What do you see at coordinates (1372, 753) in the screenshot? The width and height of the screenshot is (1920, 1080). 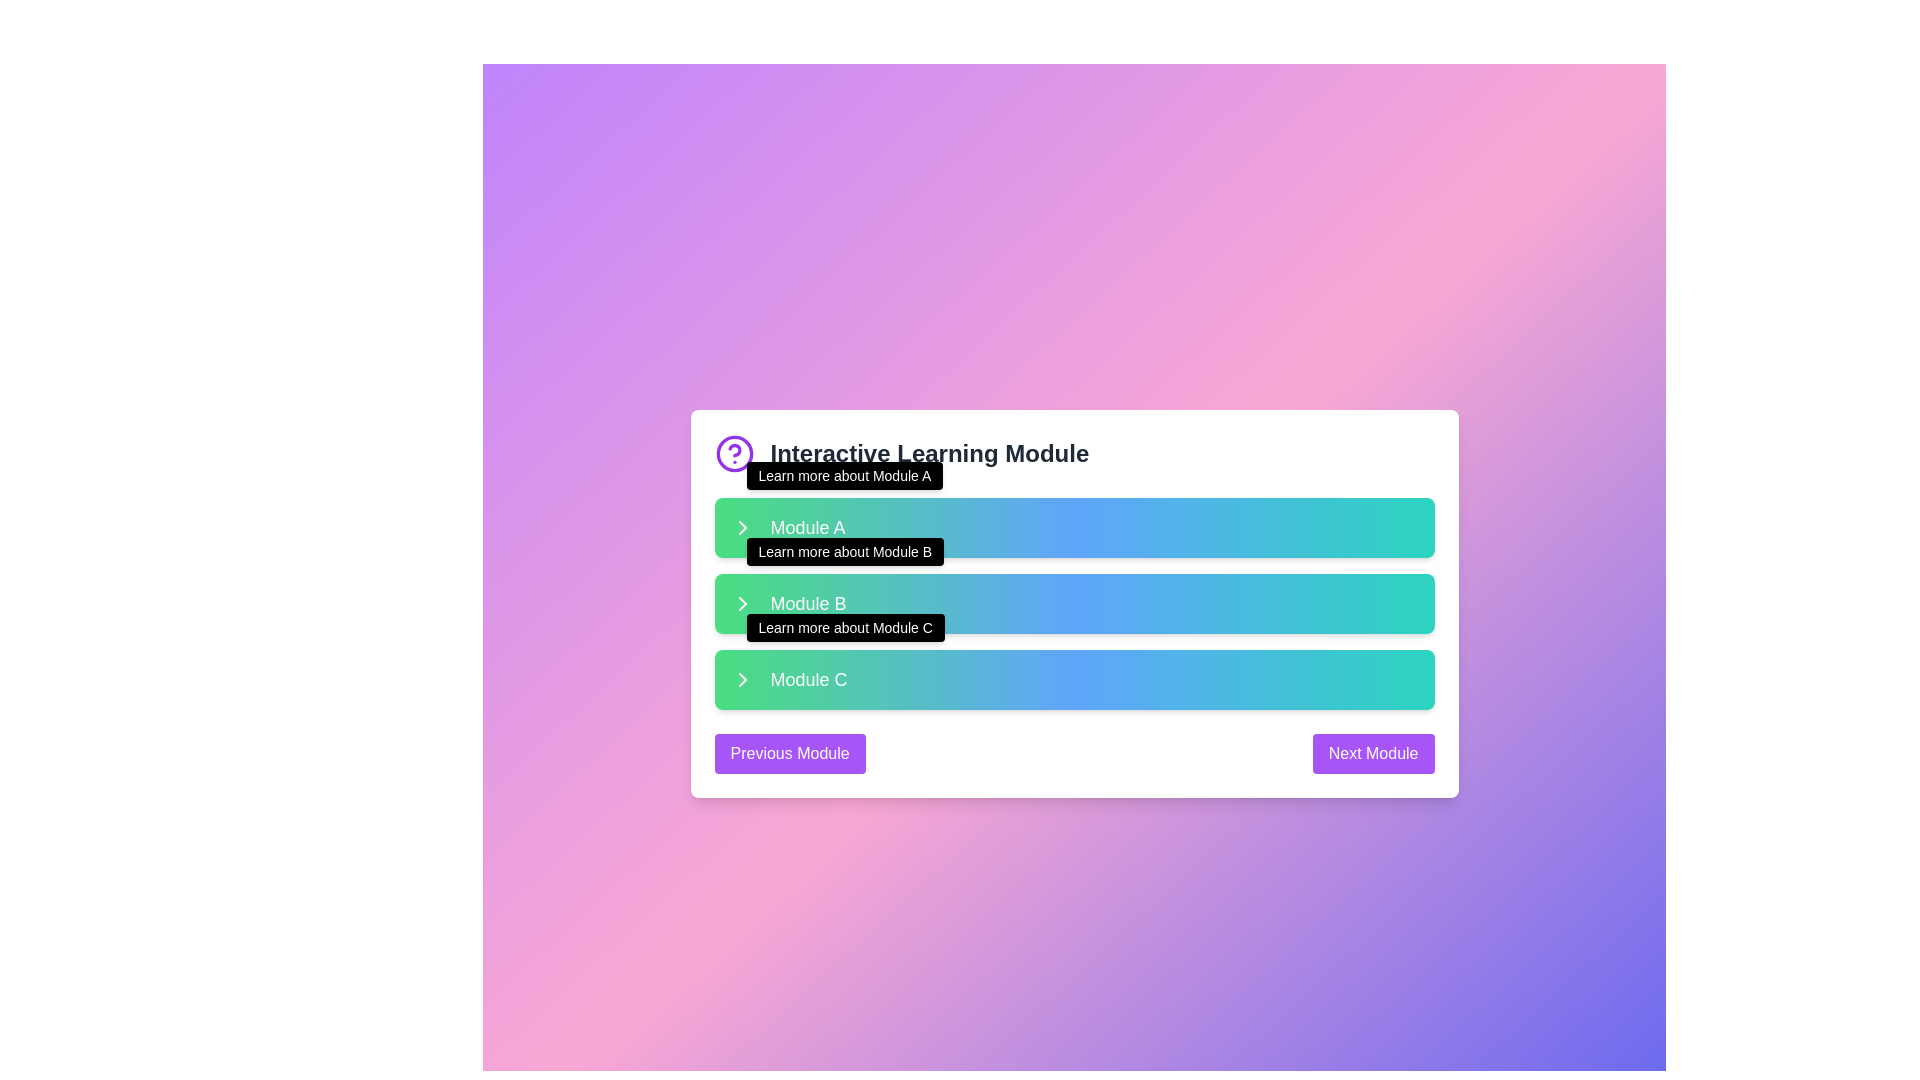 I see `the 'Next Module' button, which is a rectangular button with rounded corners, purple background, and white text, located in the lower-right part of the interface` at bounding box center [1372, 753].